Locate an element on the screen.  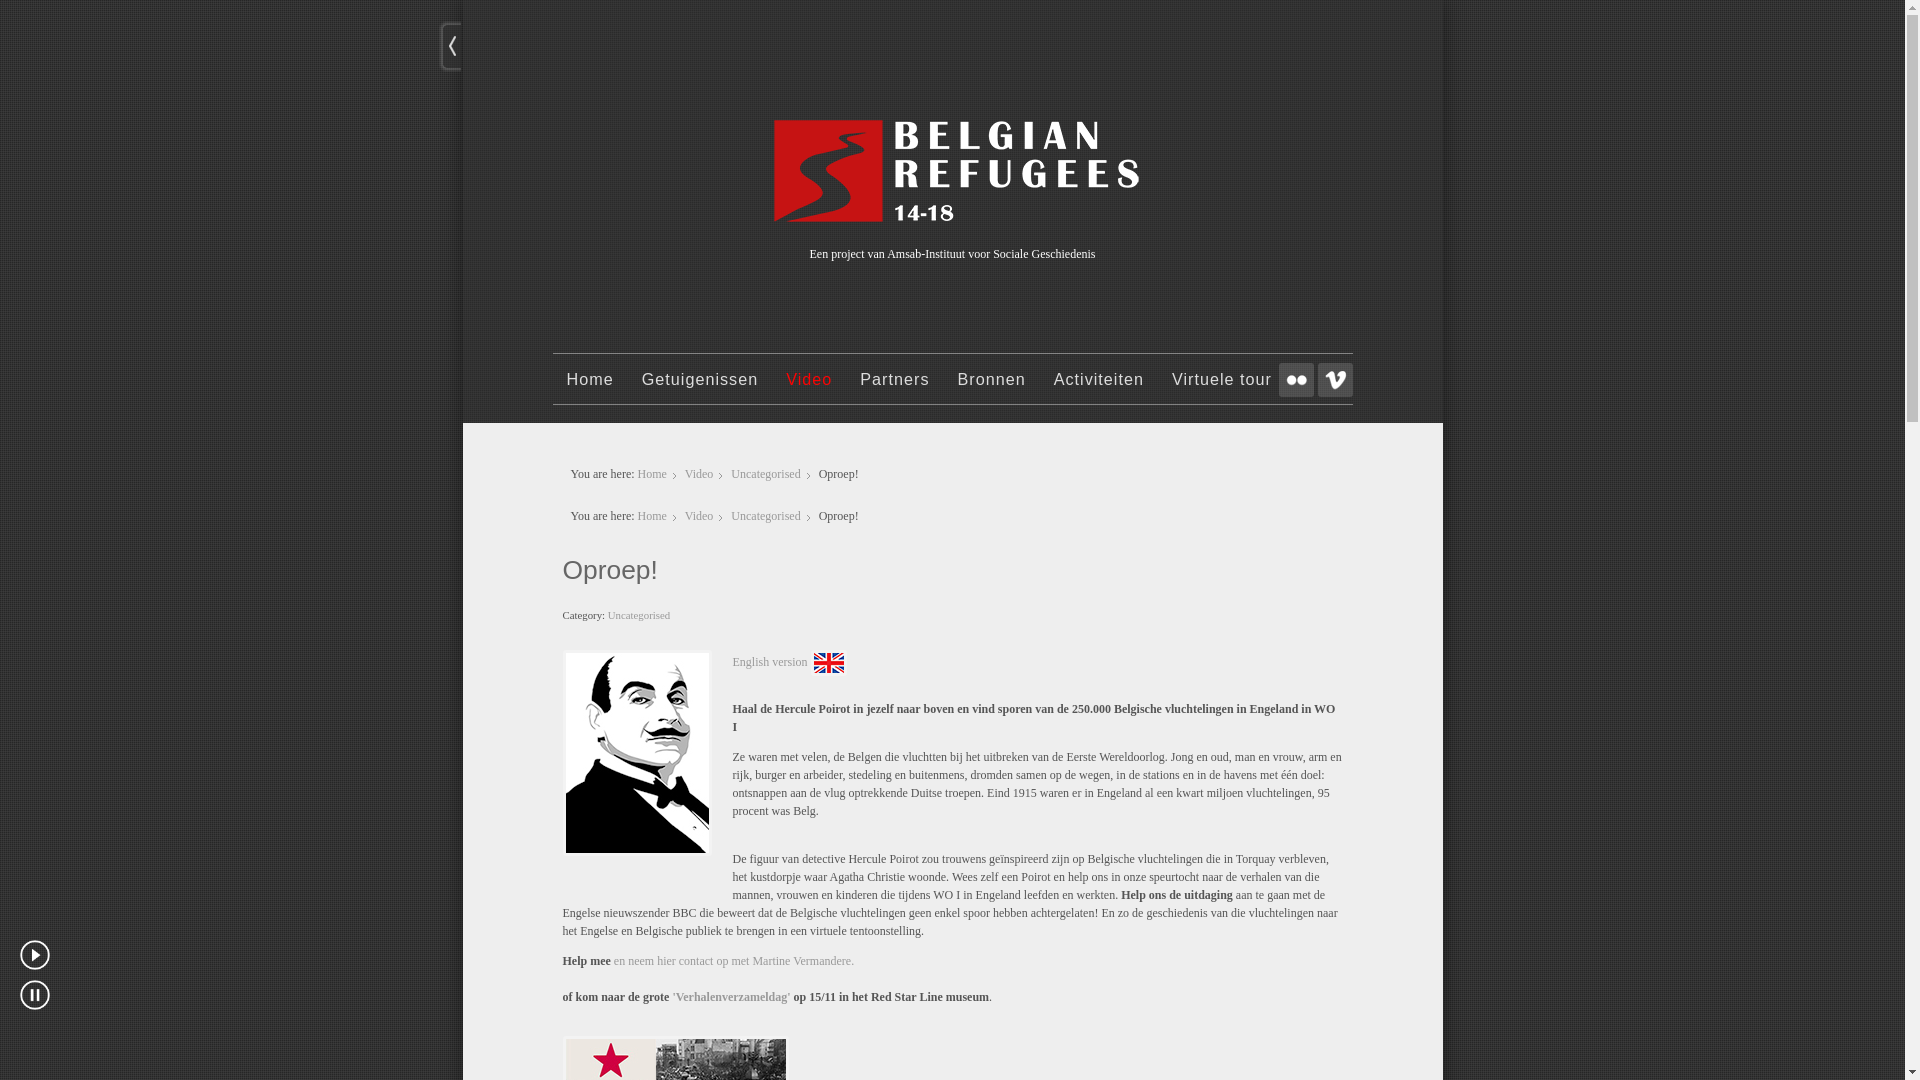
'Vimeo' is located at coordinates (1318, 380).